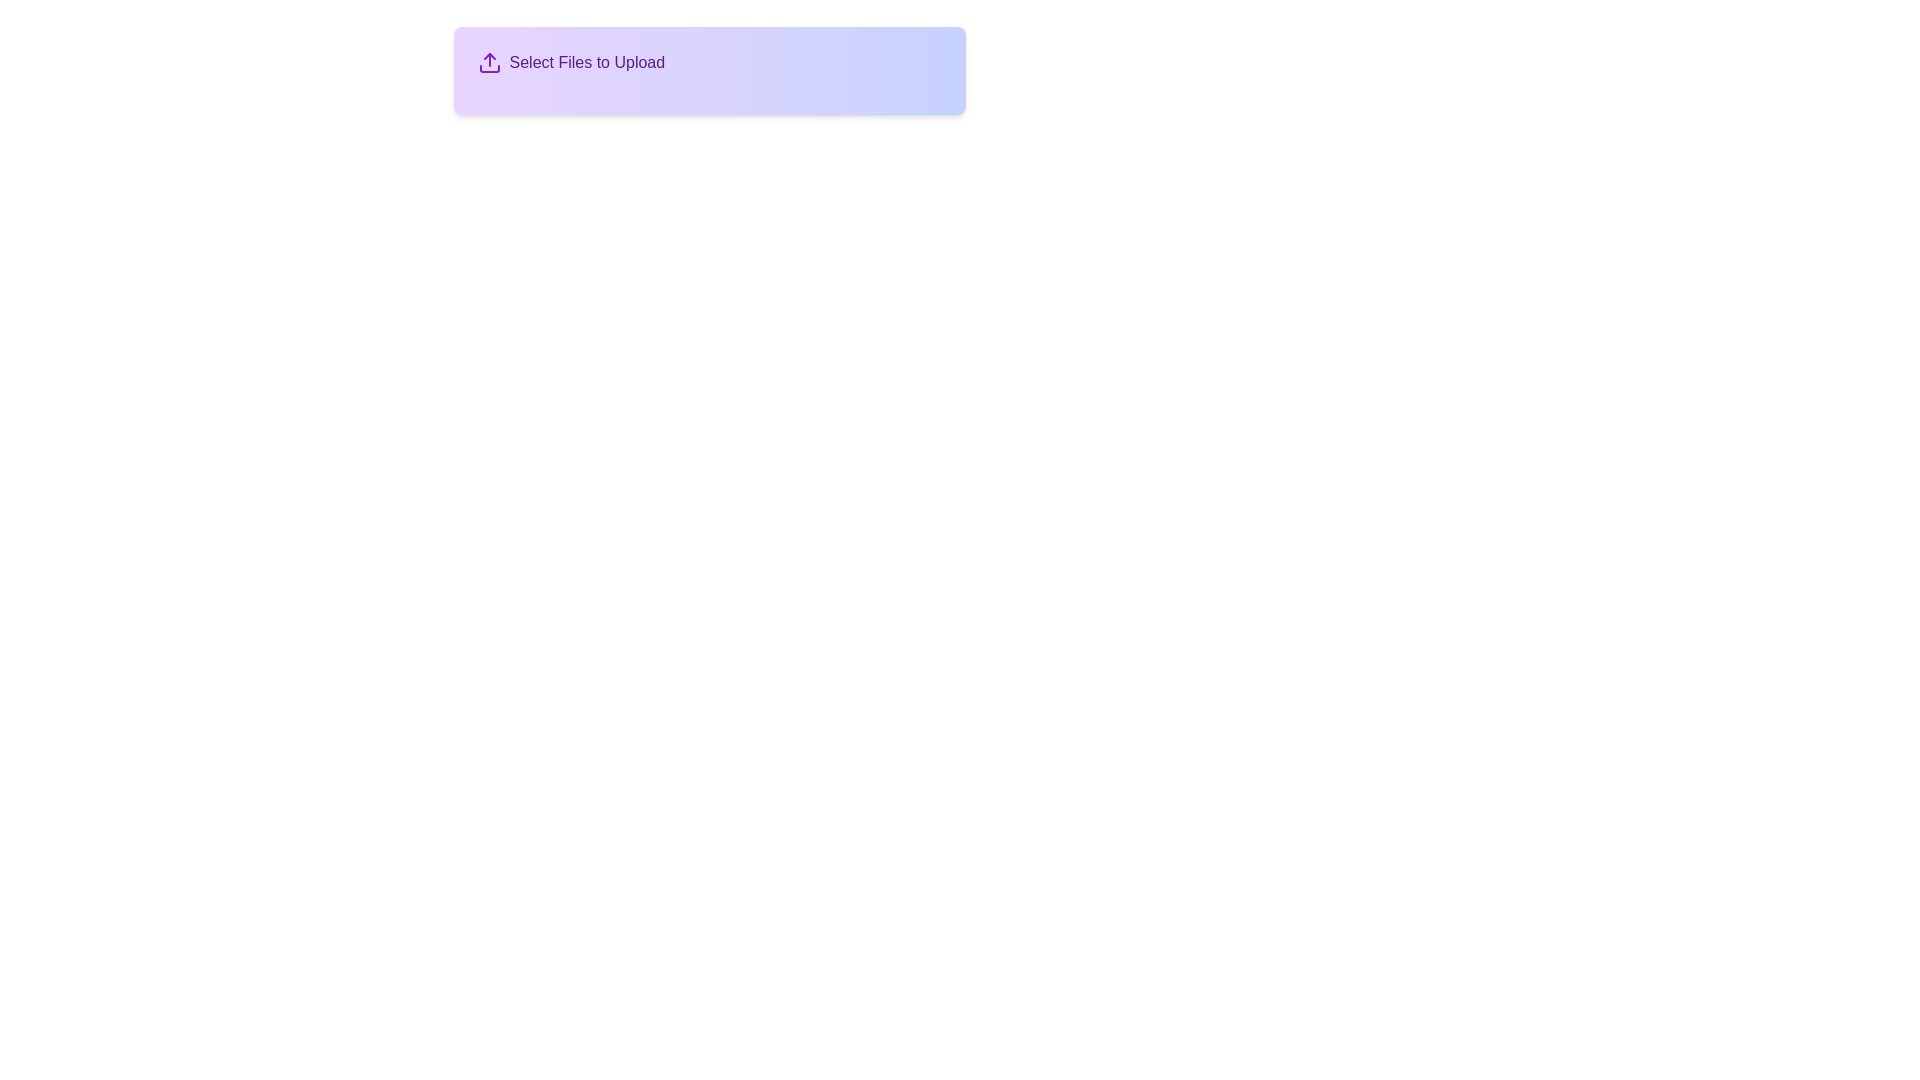  I want to click on the 'Select Files to Upload' link, which is styled in purple and underlined on hover, to initiate the file selection process, so click(585, 61).